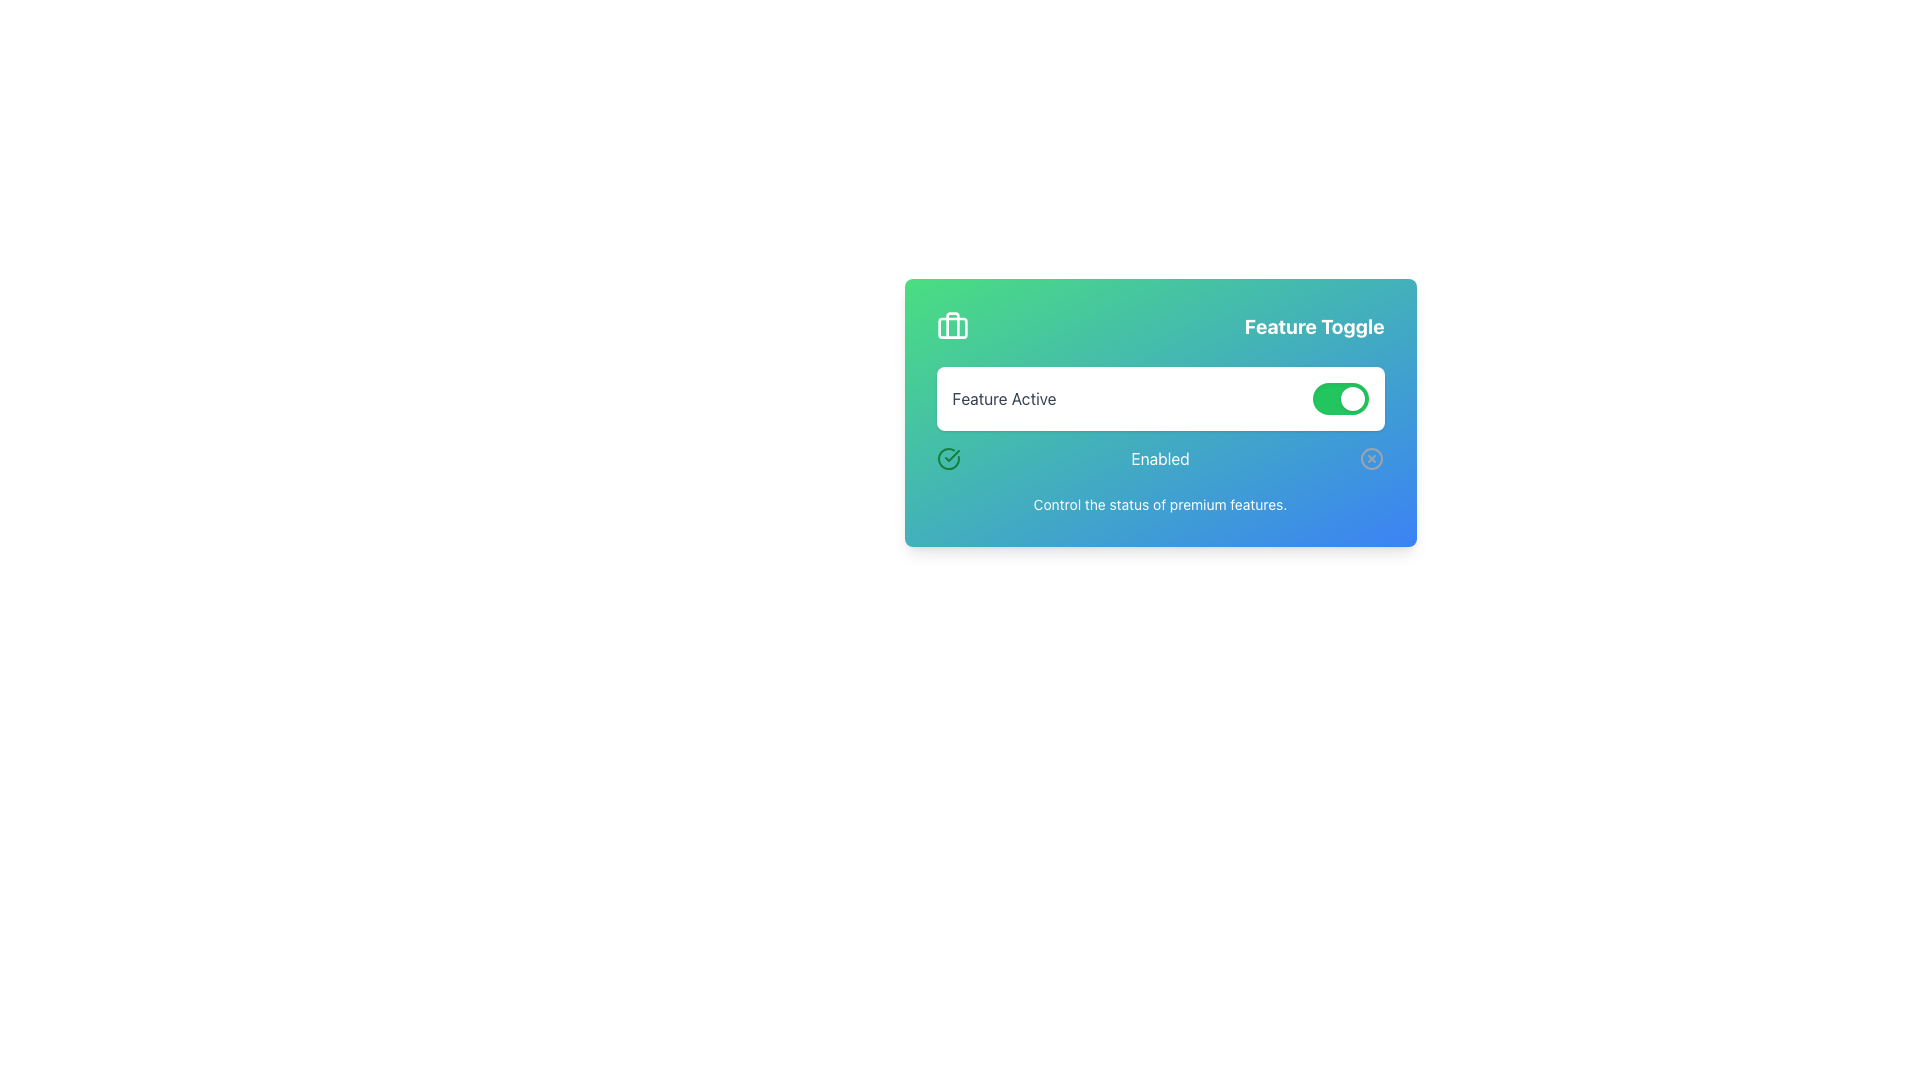 This screenshot has height=1080, width=1920. Describe the element at coordinates (950, 455) in the screenshot. I see `the green checkmark icon which indicates a successful action, completion, or enabled state` at that location.